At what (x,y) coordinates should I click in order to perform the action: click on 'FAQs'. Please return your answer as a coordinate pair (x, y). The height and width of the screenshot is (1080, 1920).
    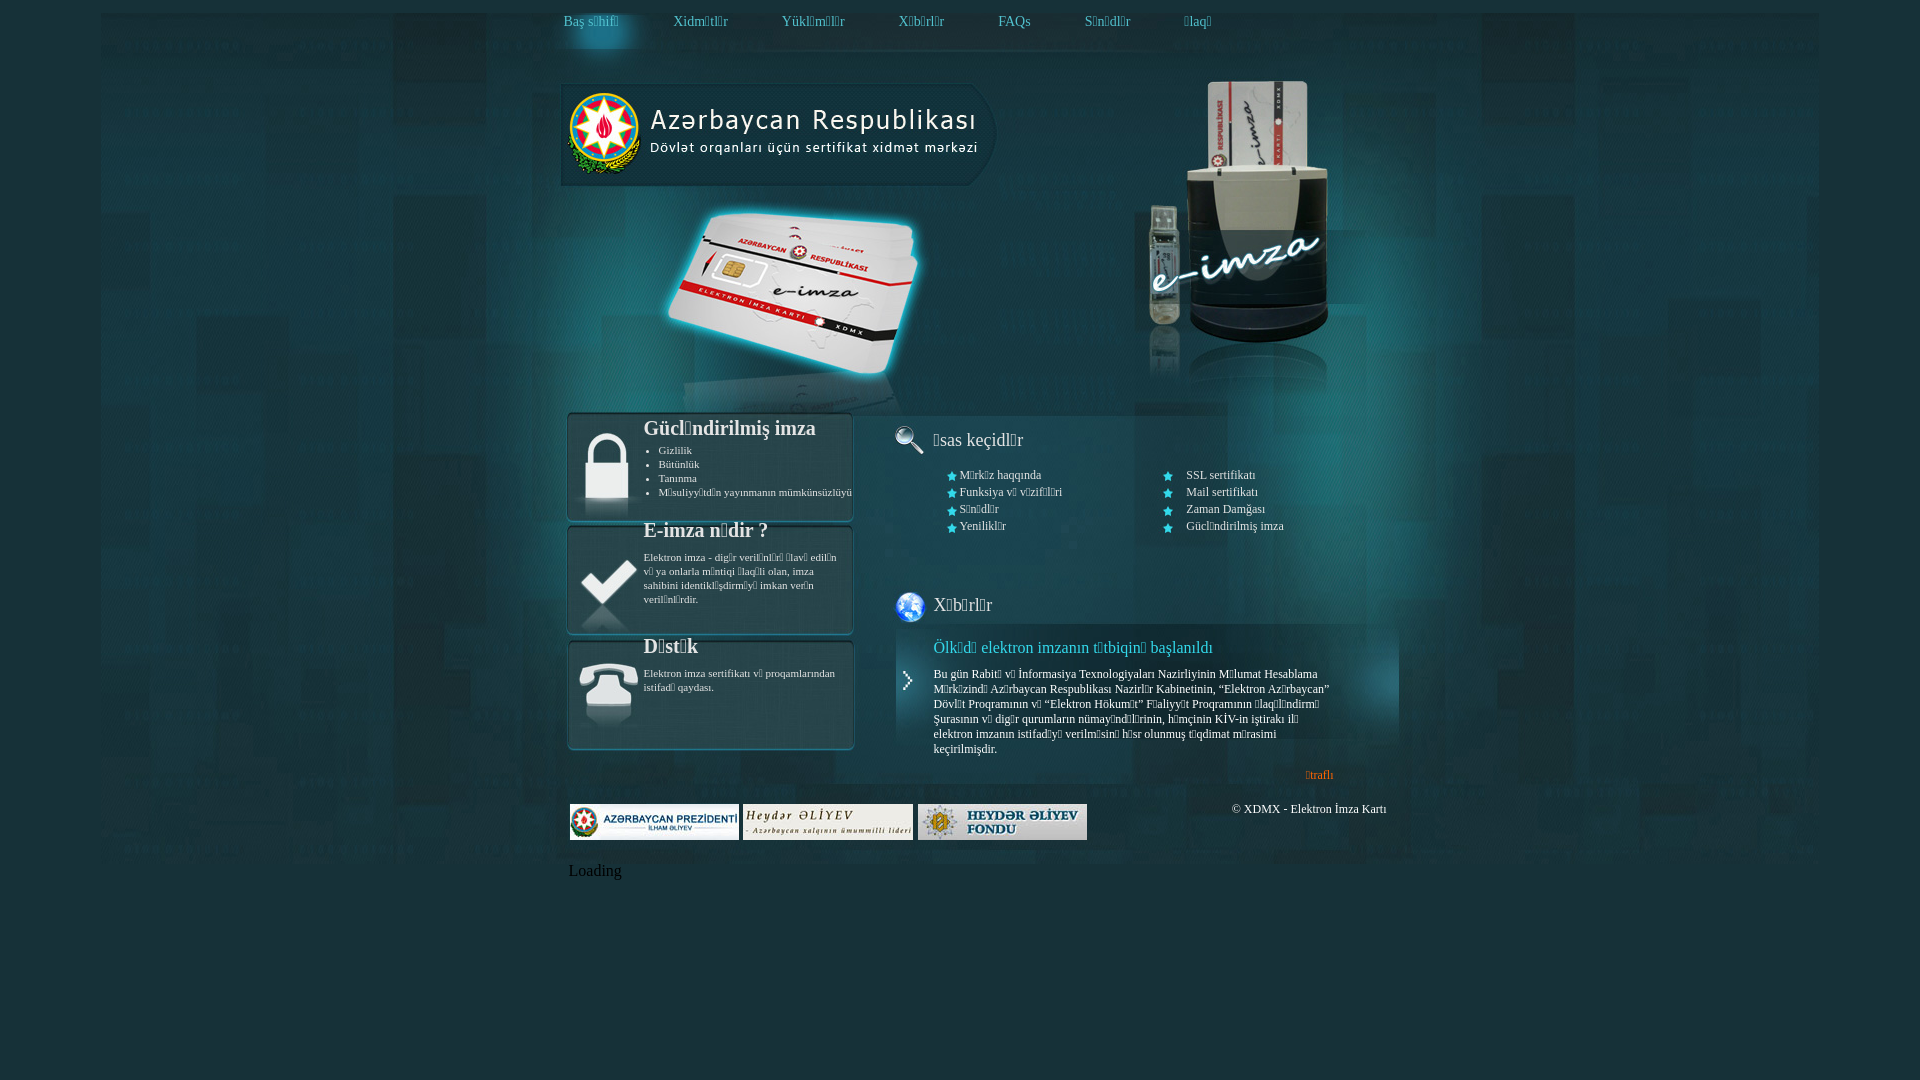
    Looking at the image, I should click on (1013, 21).